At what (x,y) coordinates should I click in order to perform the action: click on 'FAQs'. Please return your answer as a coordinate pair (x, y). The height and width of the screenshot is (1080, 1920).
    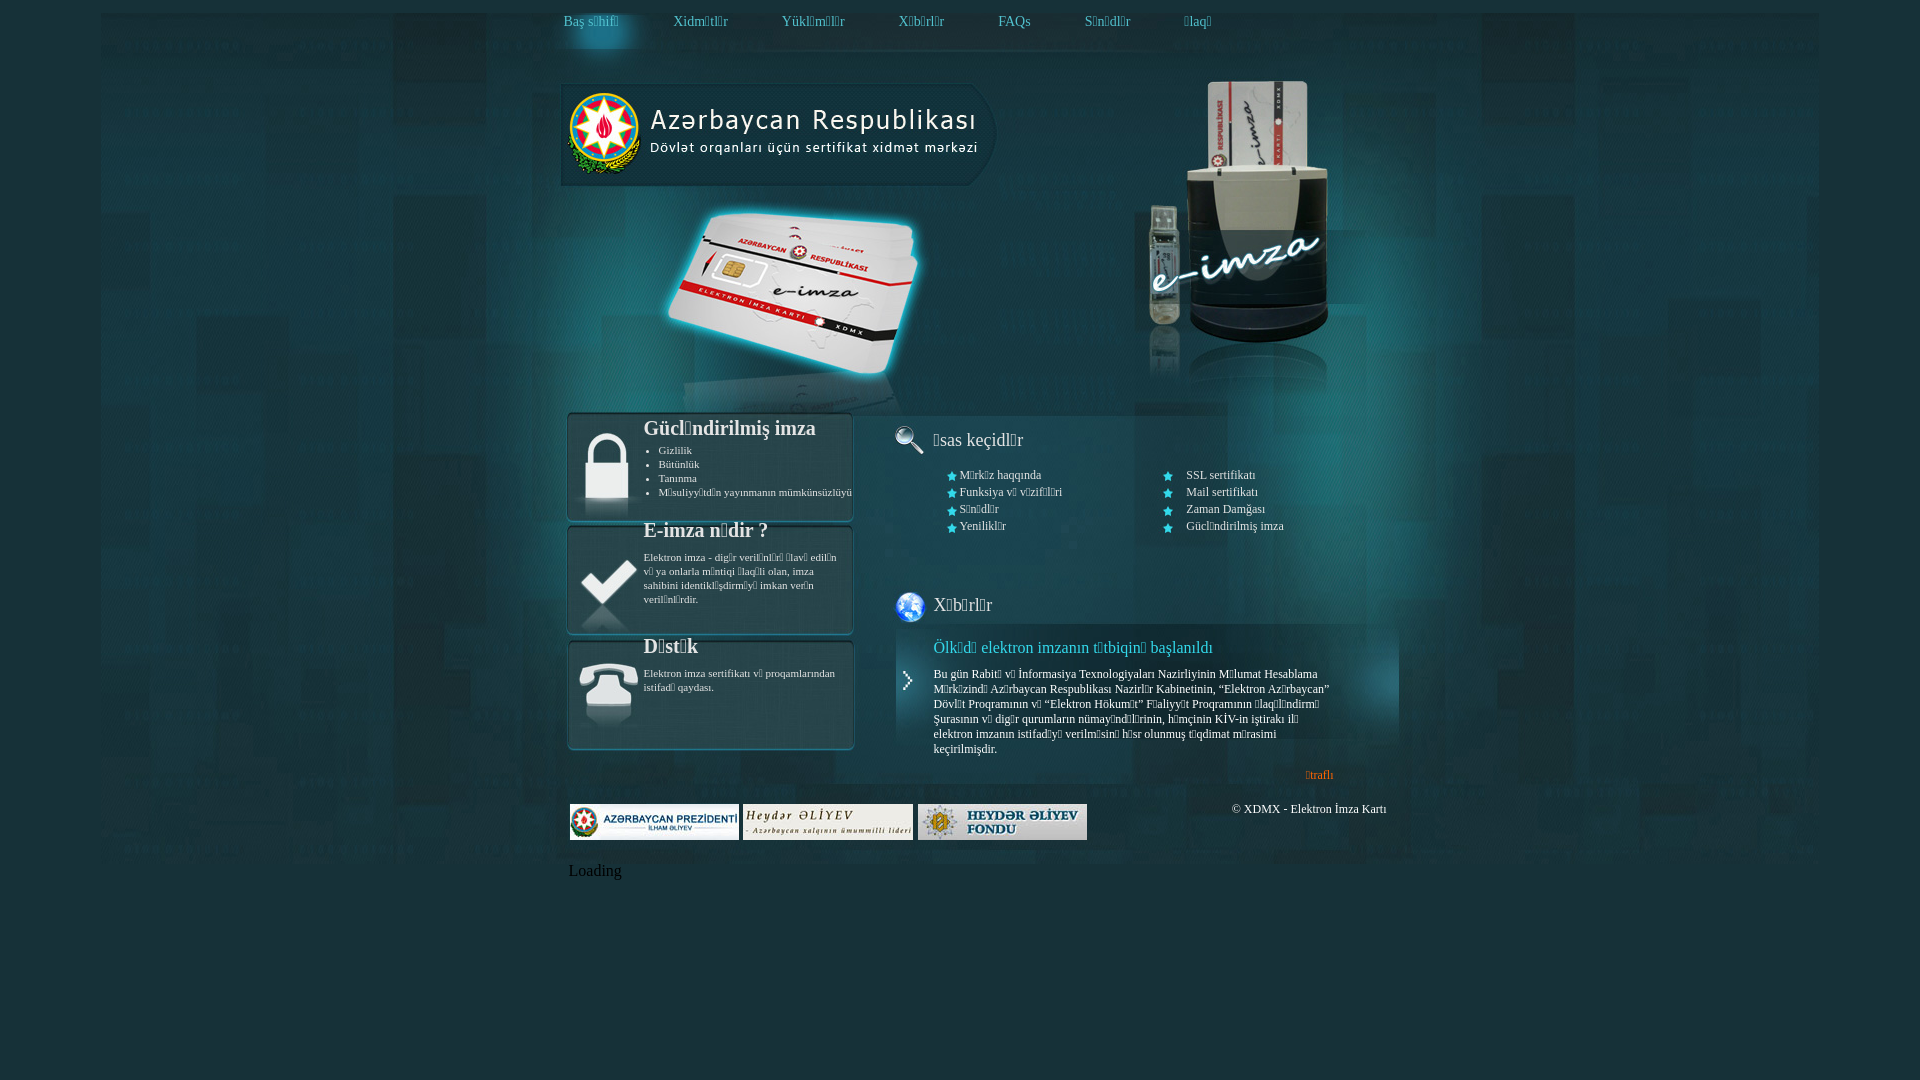
    Looking at the image, I should click on (1013, 21).